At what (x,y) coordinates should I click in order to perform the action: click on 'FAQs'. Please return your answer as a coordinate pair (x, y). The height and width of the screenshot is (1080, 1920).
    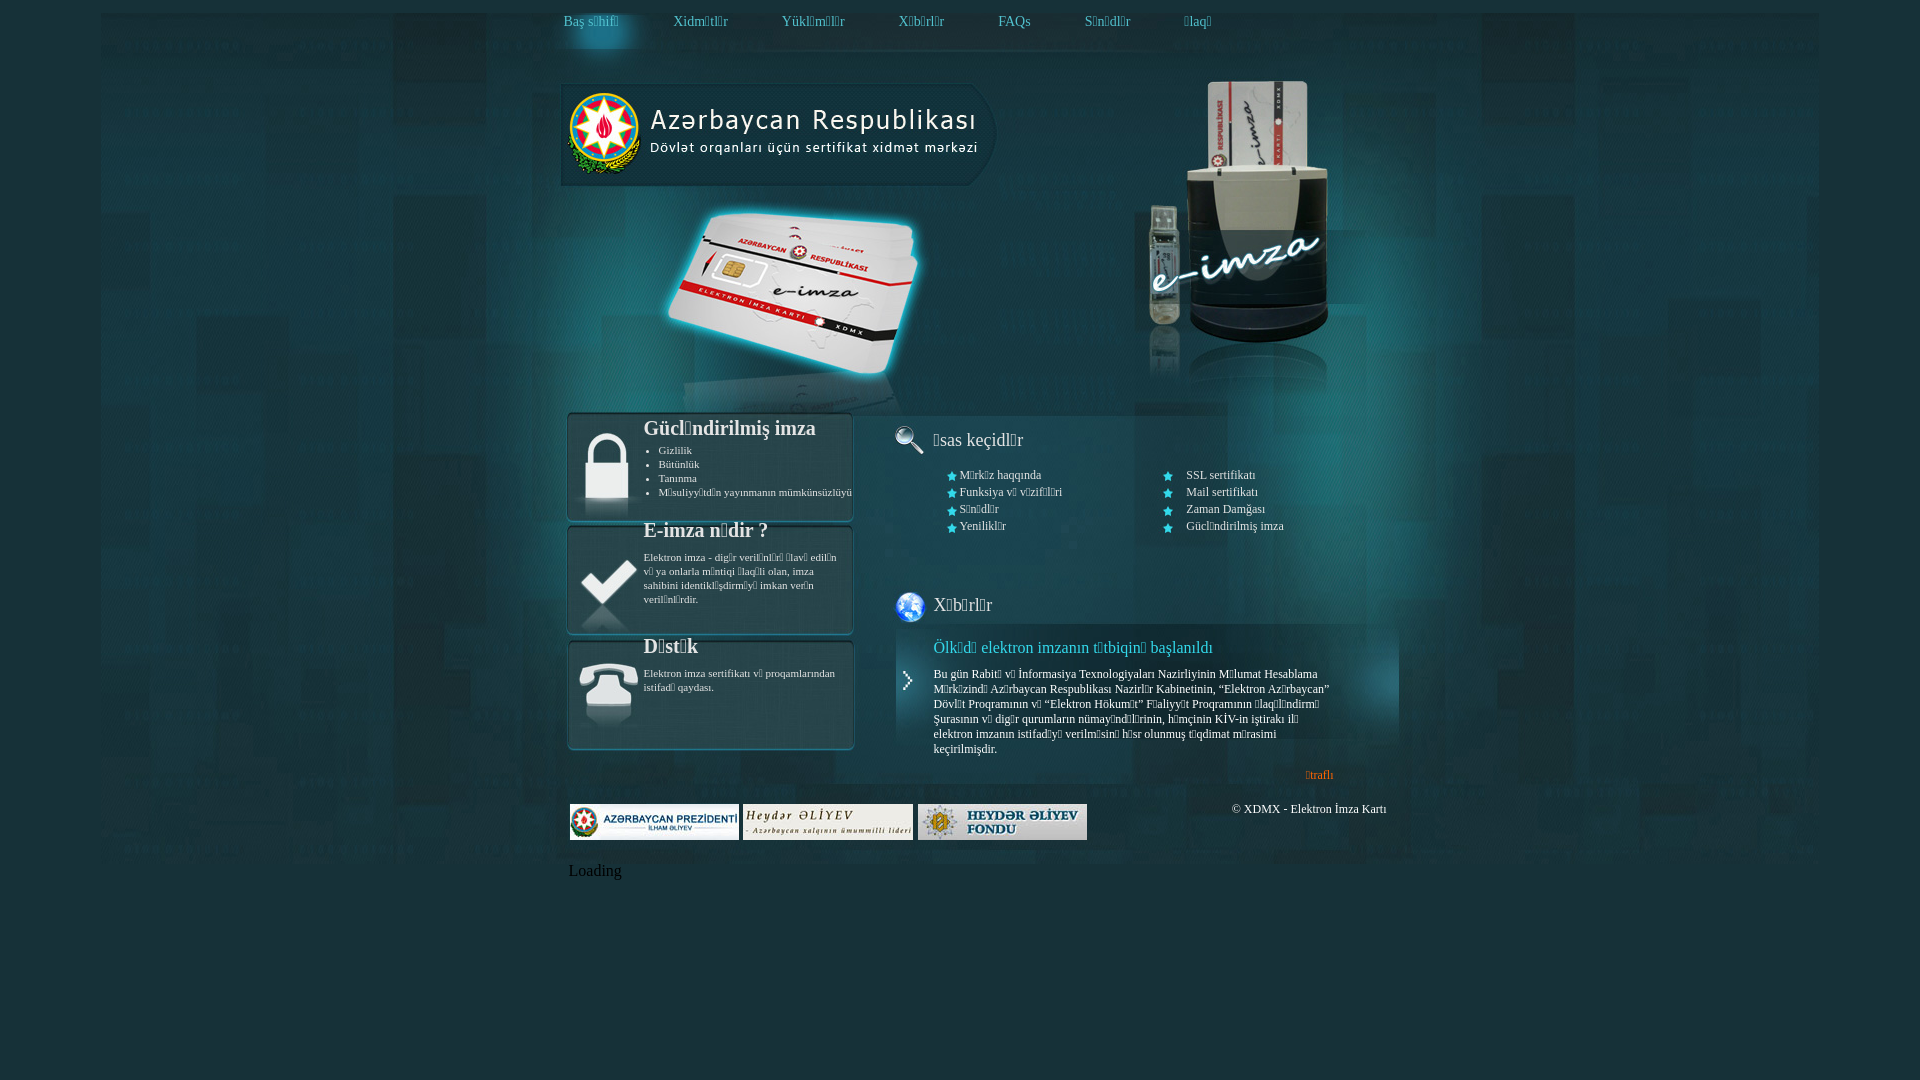
    Looking at the image, I should click on (1013, 21).